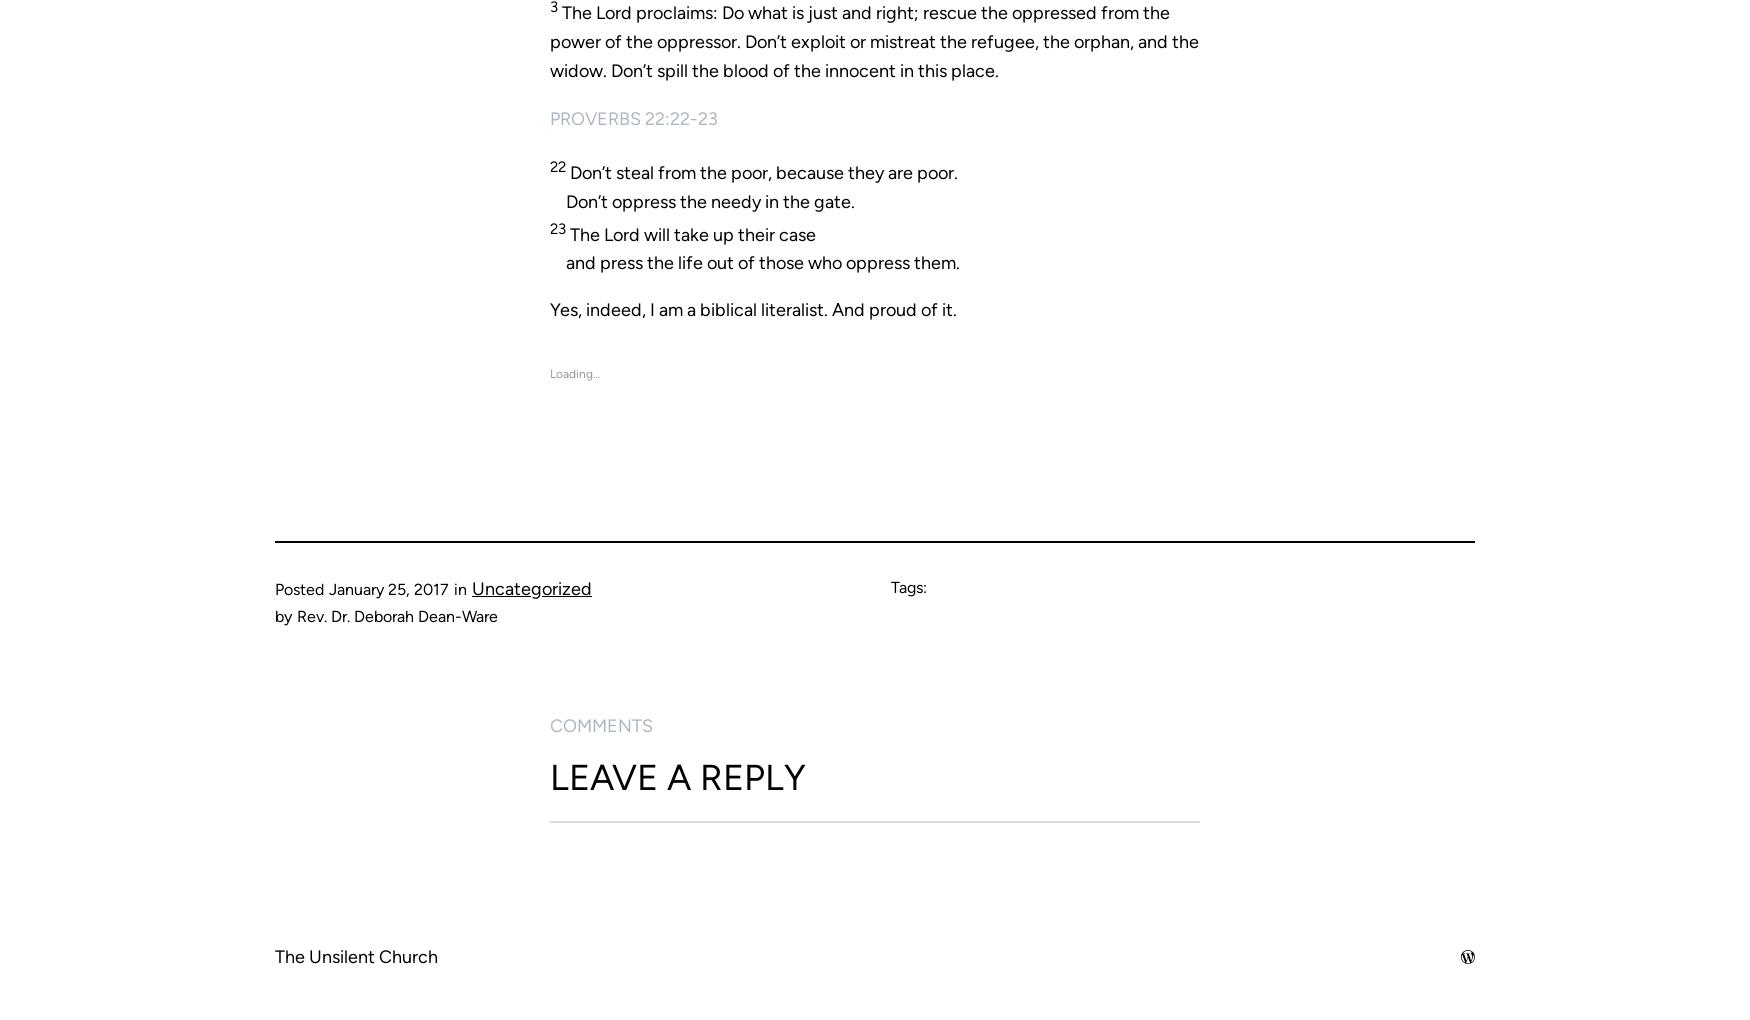 This screenshot has height=1020, width=1750. I want to click on 'in', so click(460, 588).